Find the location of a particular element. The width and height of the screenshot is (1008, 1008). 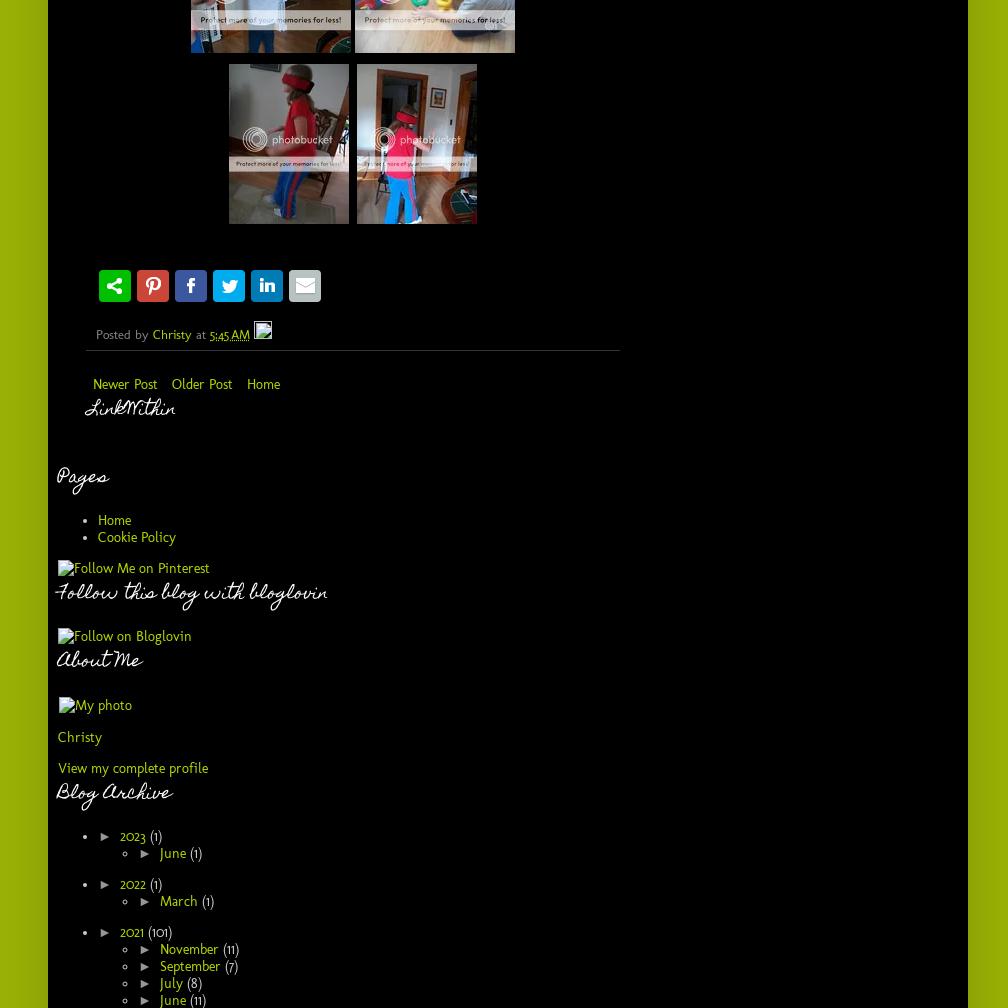

'2021' is located at coordinates (132, 931).